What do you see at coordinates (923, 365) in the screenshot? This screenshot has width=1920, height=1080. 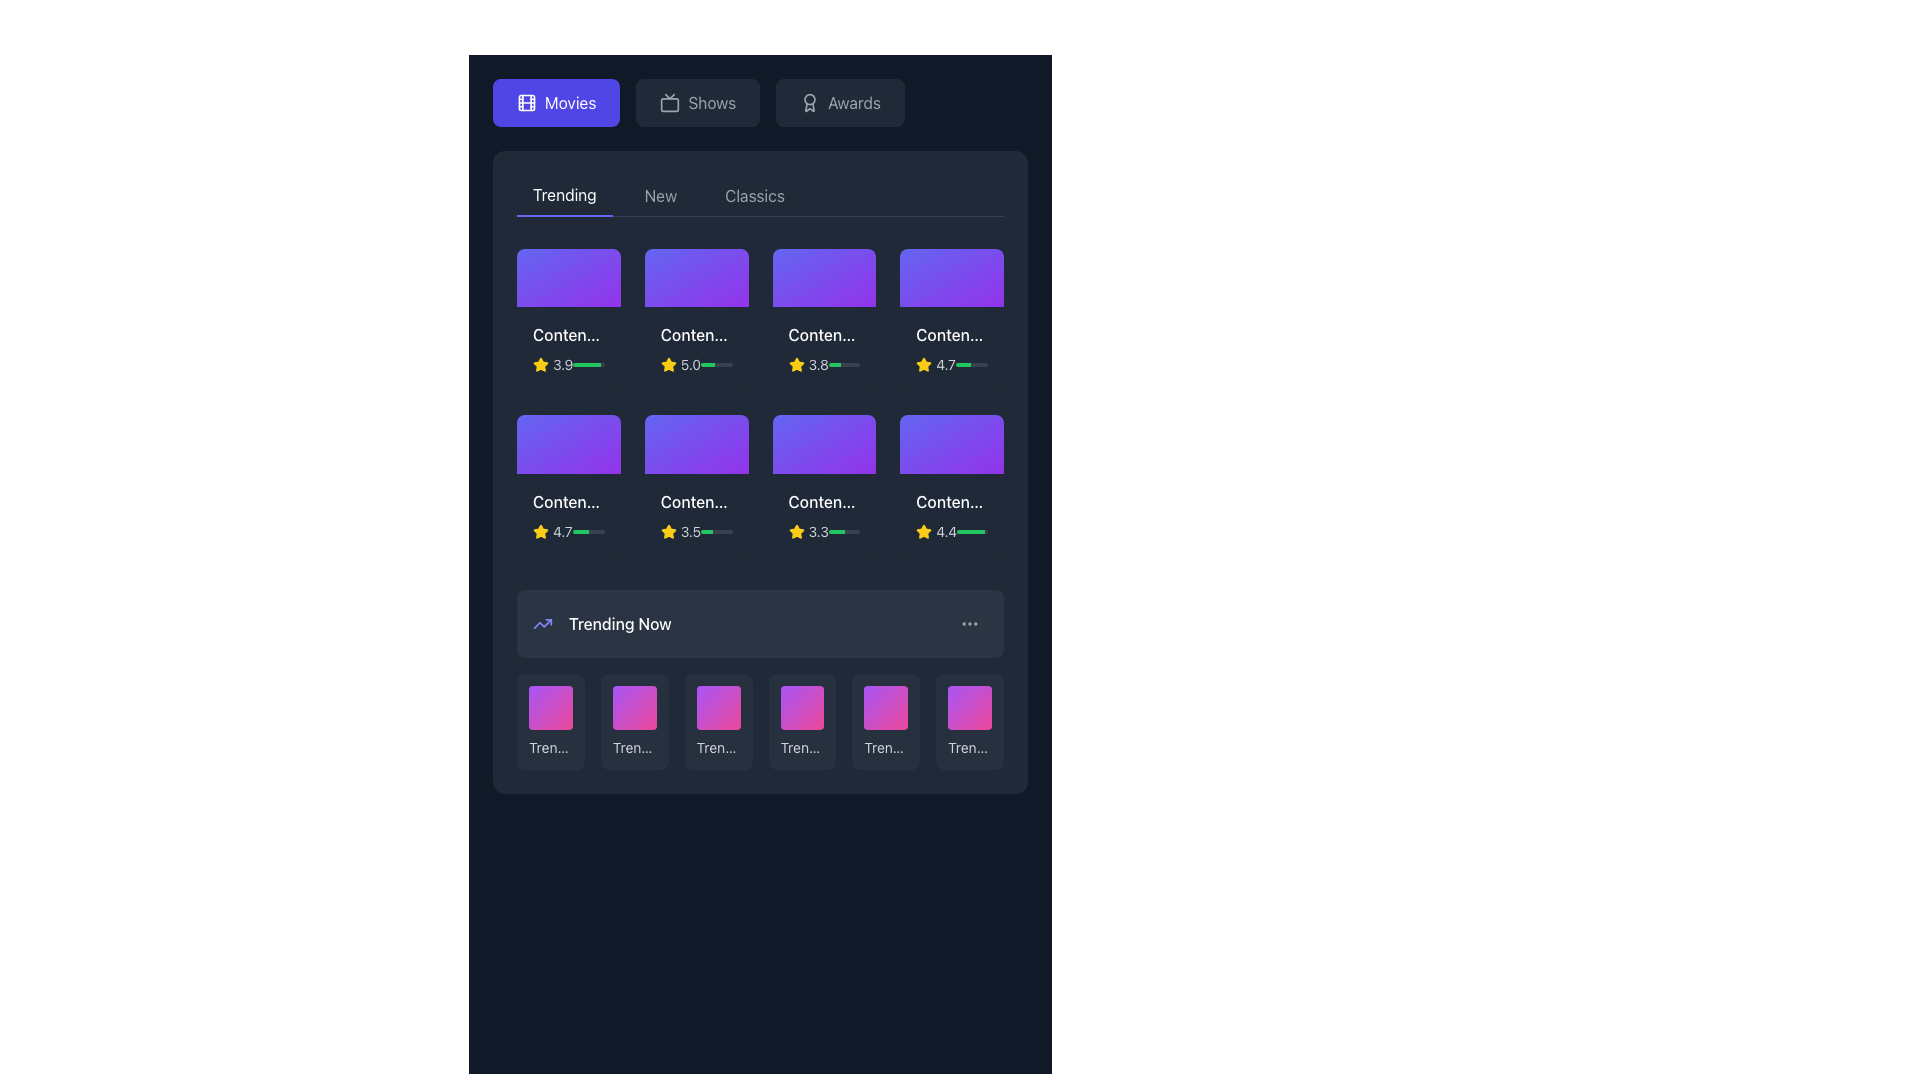 I see `the star-shaped rating indicator located under the 'Trending' section, specifically in the second row and fourth column of the grid layout` at bounding box center [923, 365].